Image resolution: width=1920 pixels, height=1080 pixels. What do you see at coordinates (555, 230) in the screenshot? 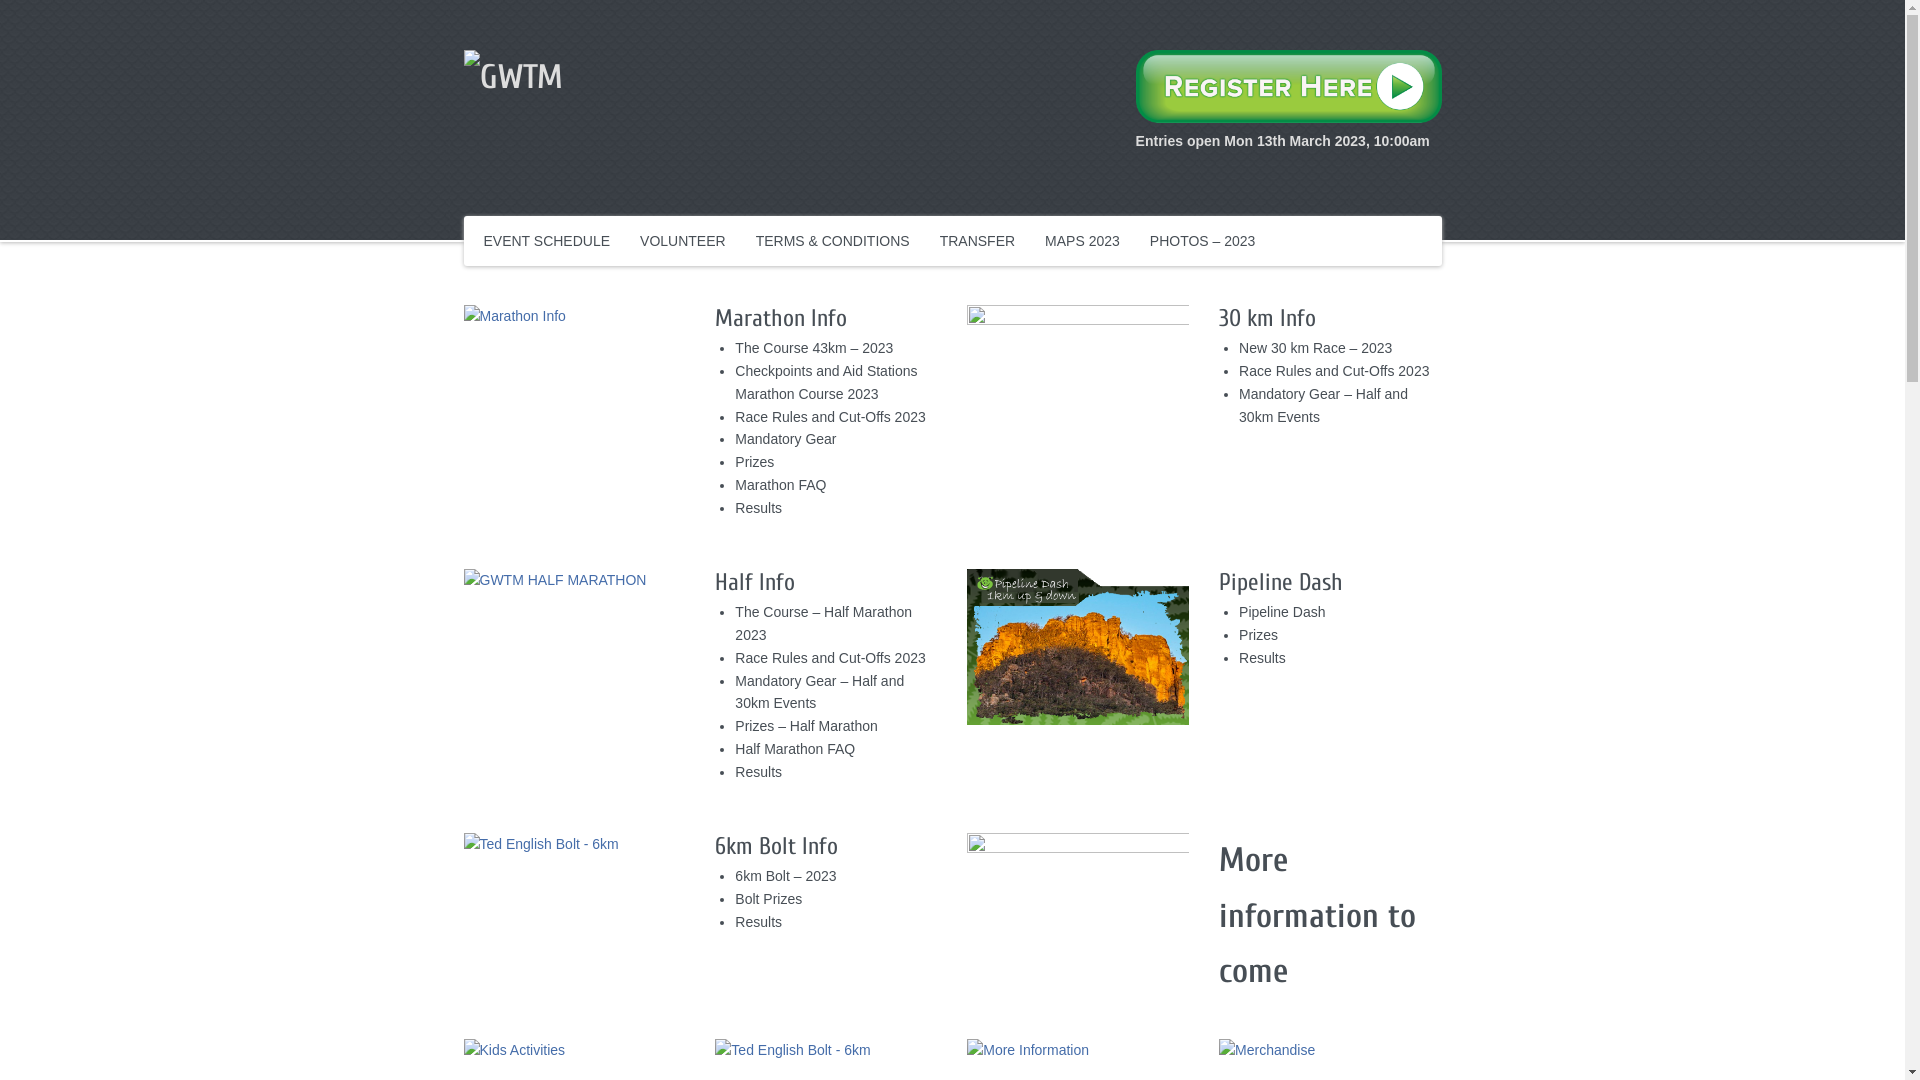
I see `'Skip to primary content'` at bounding box center [555, 230].